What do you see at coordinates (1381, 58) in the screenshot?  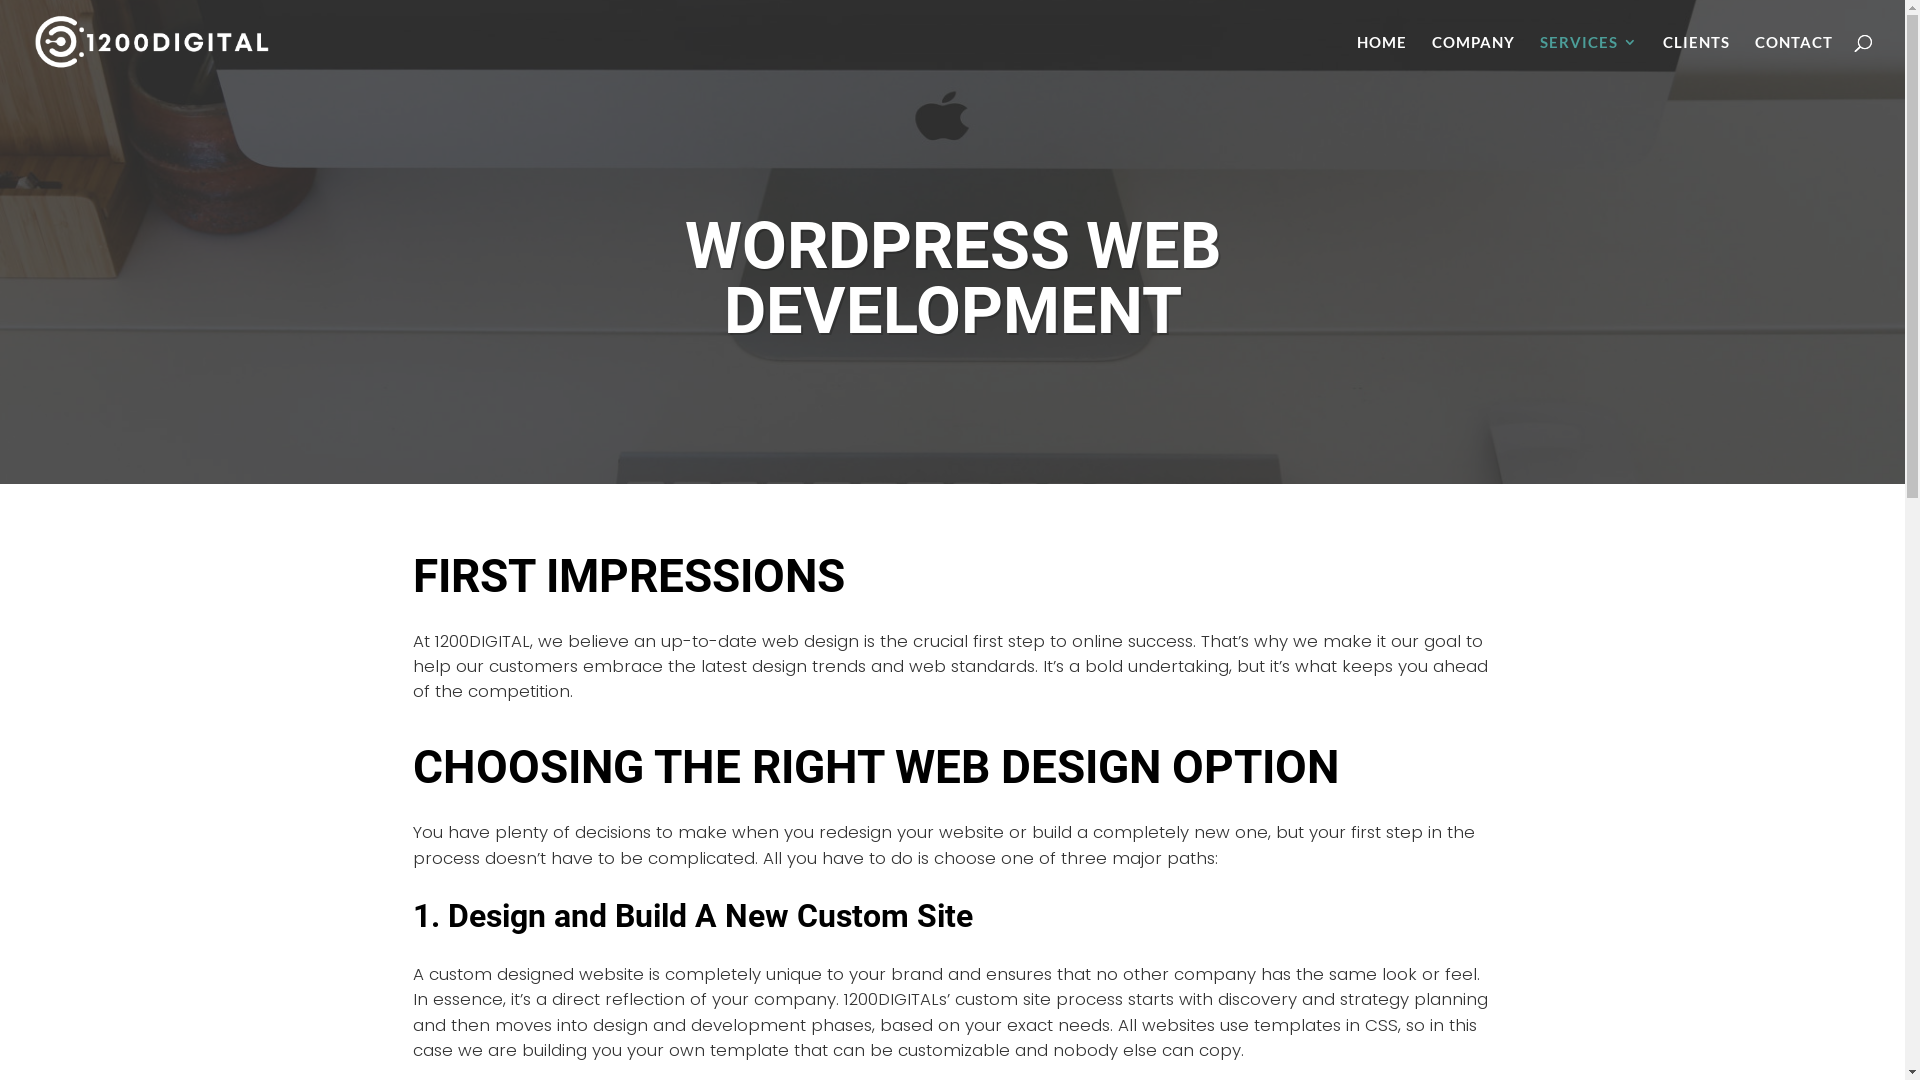 I see `'HOME'` at bounding box center [1381, 58].